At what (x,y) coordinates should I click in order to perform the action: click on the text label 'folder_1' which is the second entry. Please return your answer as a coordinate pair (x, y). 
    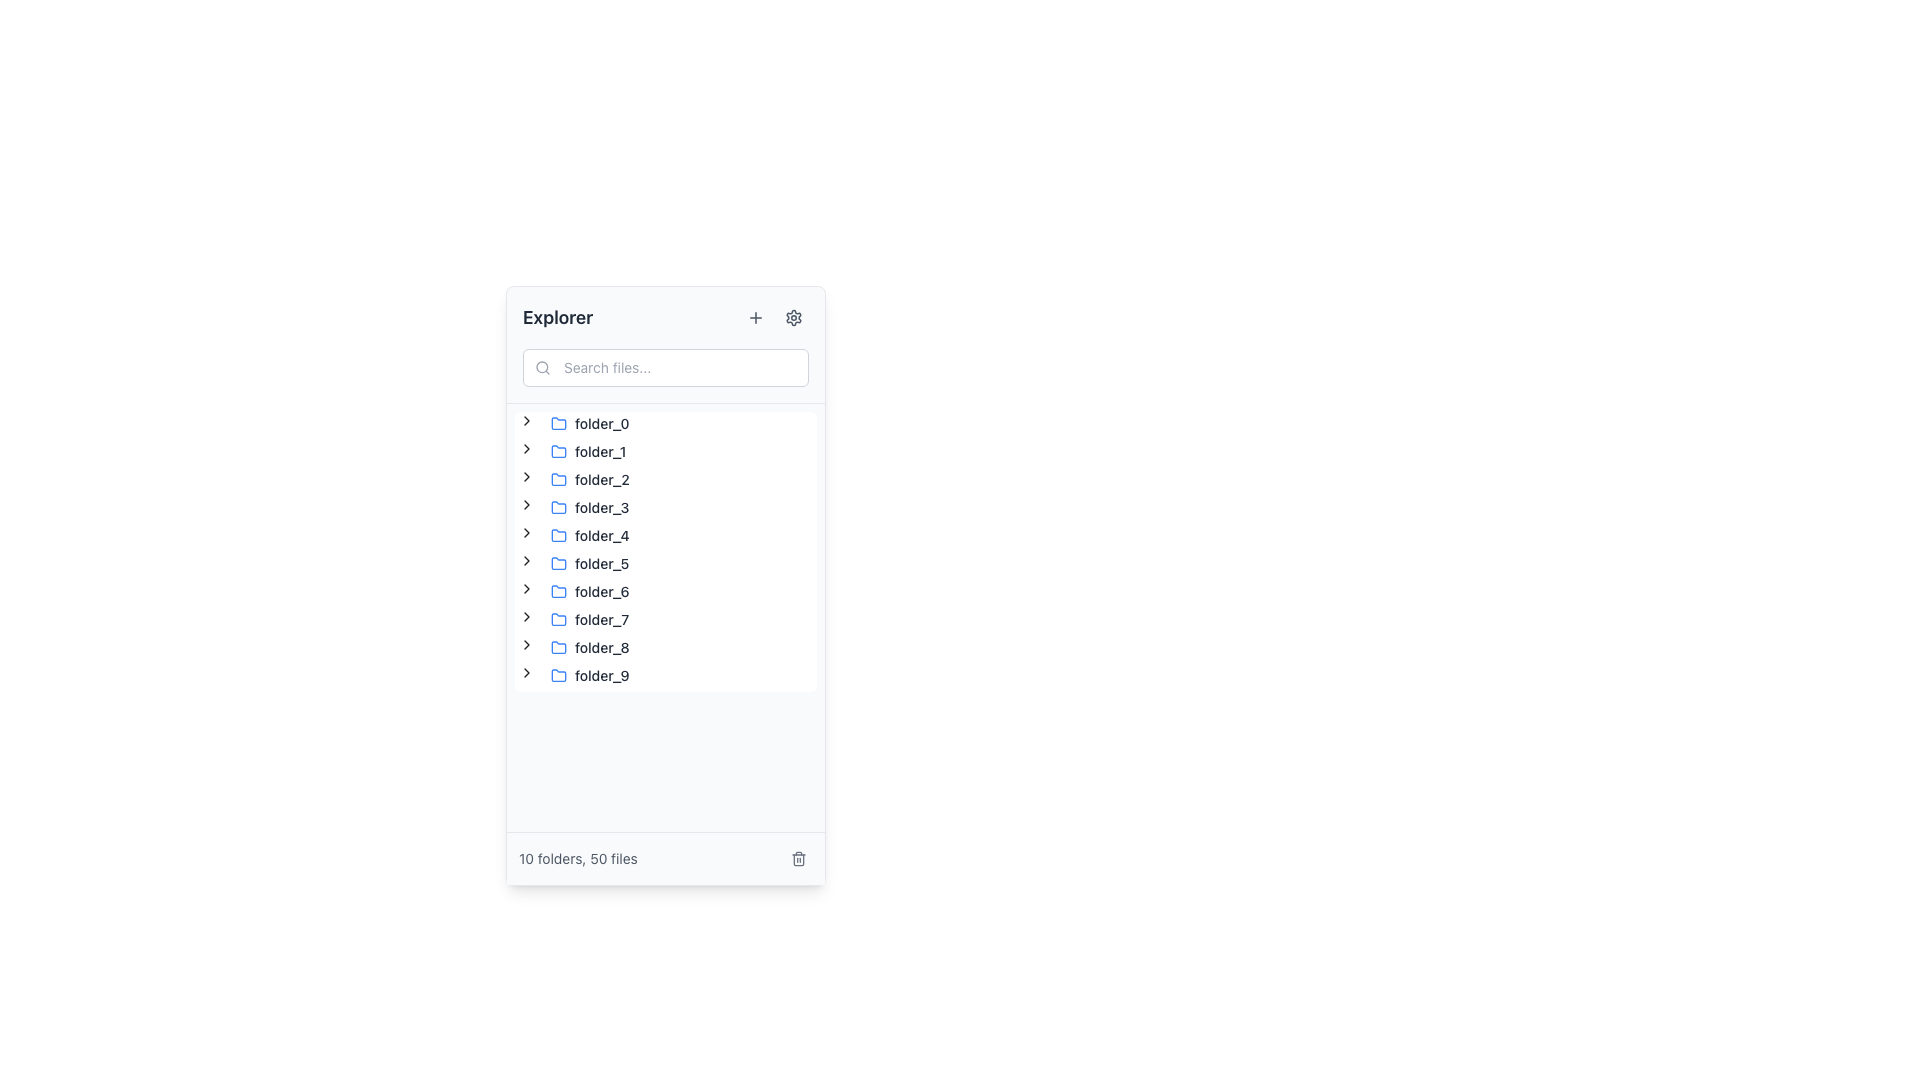
    Looking at the image, I should click on (599, 451).